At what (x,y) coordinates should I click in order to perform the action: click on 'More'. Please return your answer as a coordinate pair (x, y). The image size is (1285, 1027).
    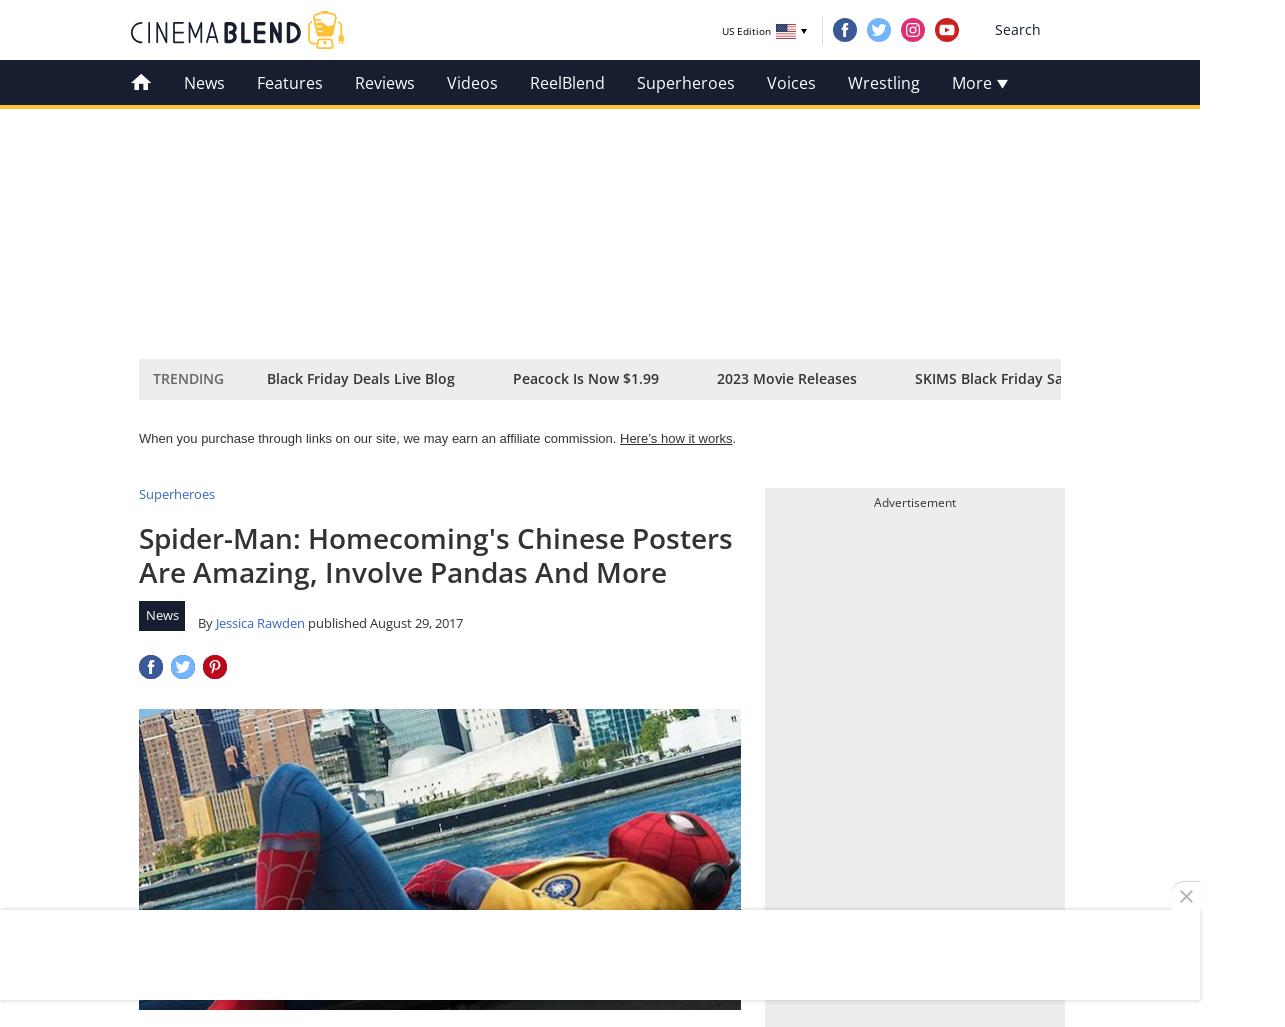
    Looking at the image, I should click on (974, 81).